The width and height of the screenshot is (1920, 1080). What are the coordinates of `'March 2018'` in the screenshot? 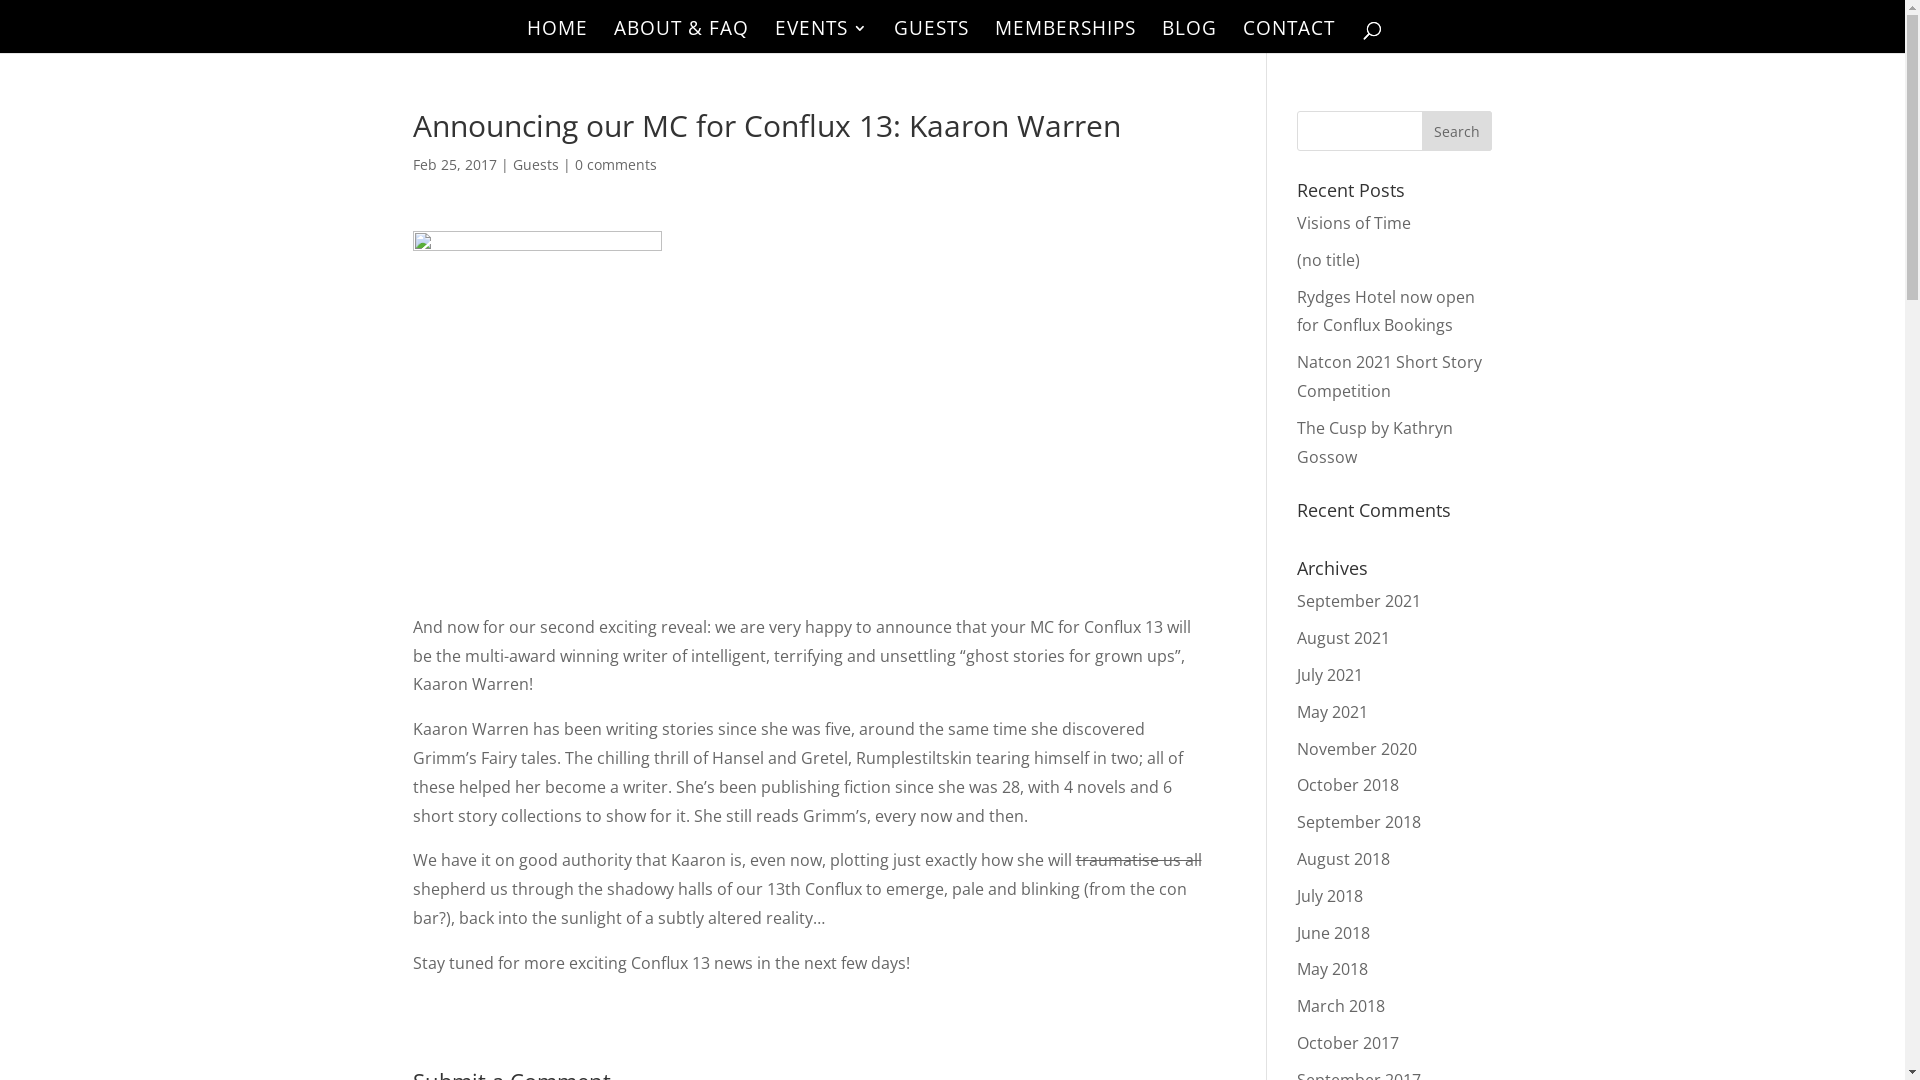 It's located at (1340, 1006).